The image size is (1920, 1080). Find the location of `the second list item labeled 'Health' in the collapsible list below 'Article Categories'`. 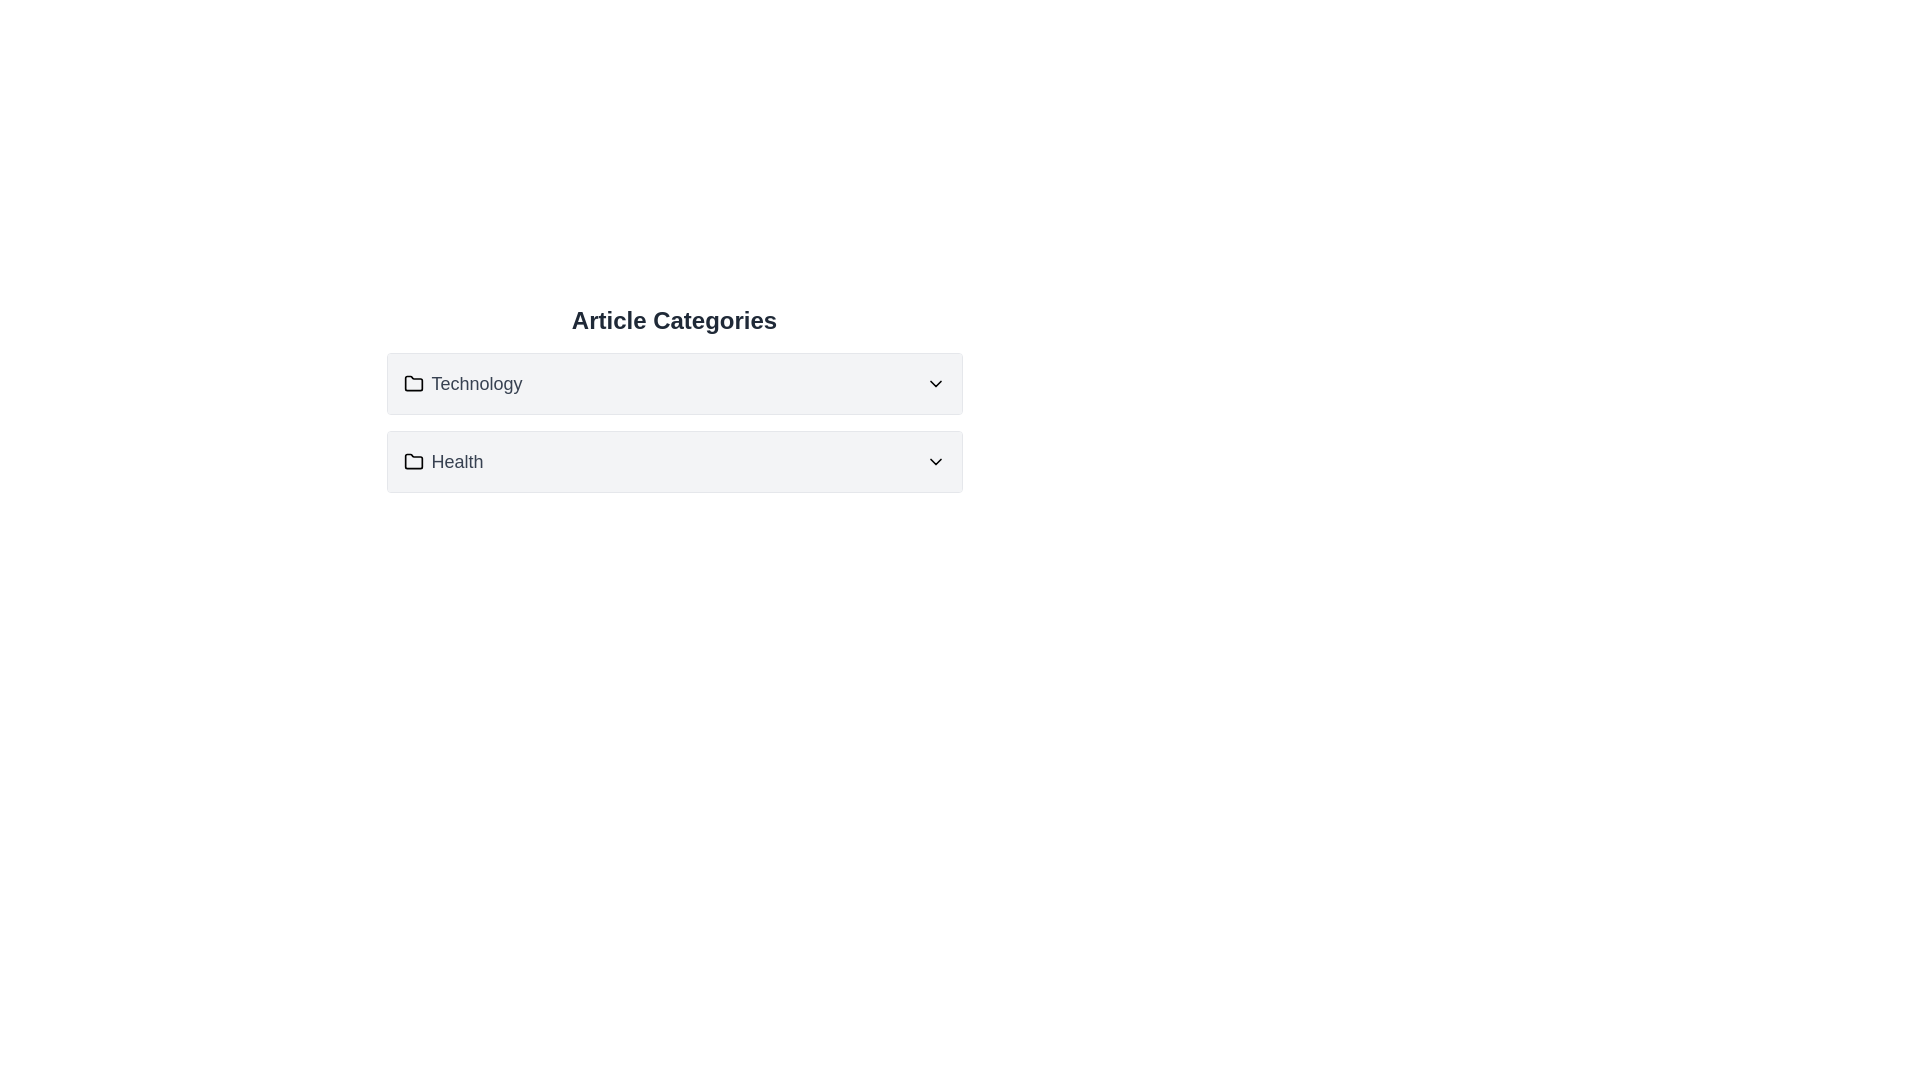

the second list item labeled 'Health' in the collapsible list below 'Article Categories' is located at coordinates (674, 462).